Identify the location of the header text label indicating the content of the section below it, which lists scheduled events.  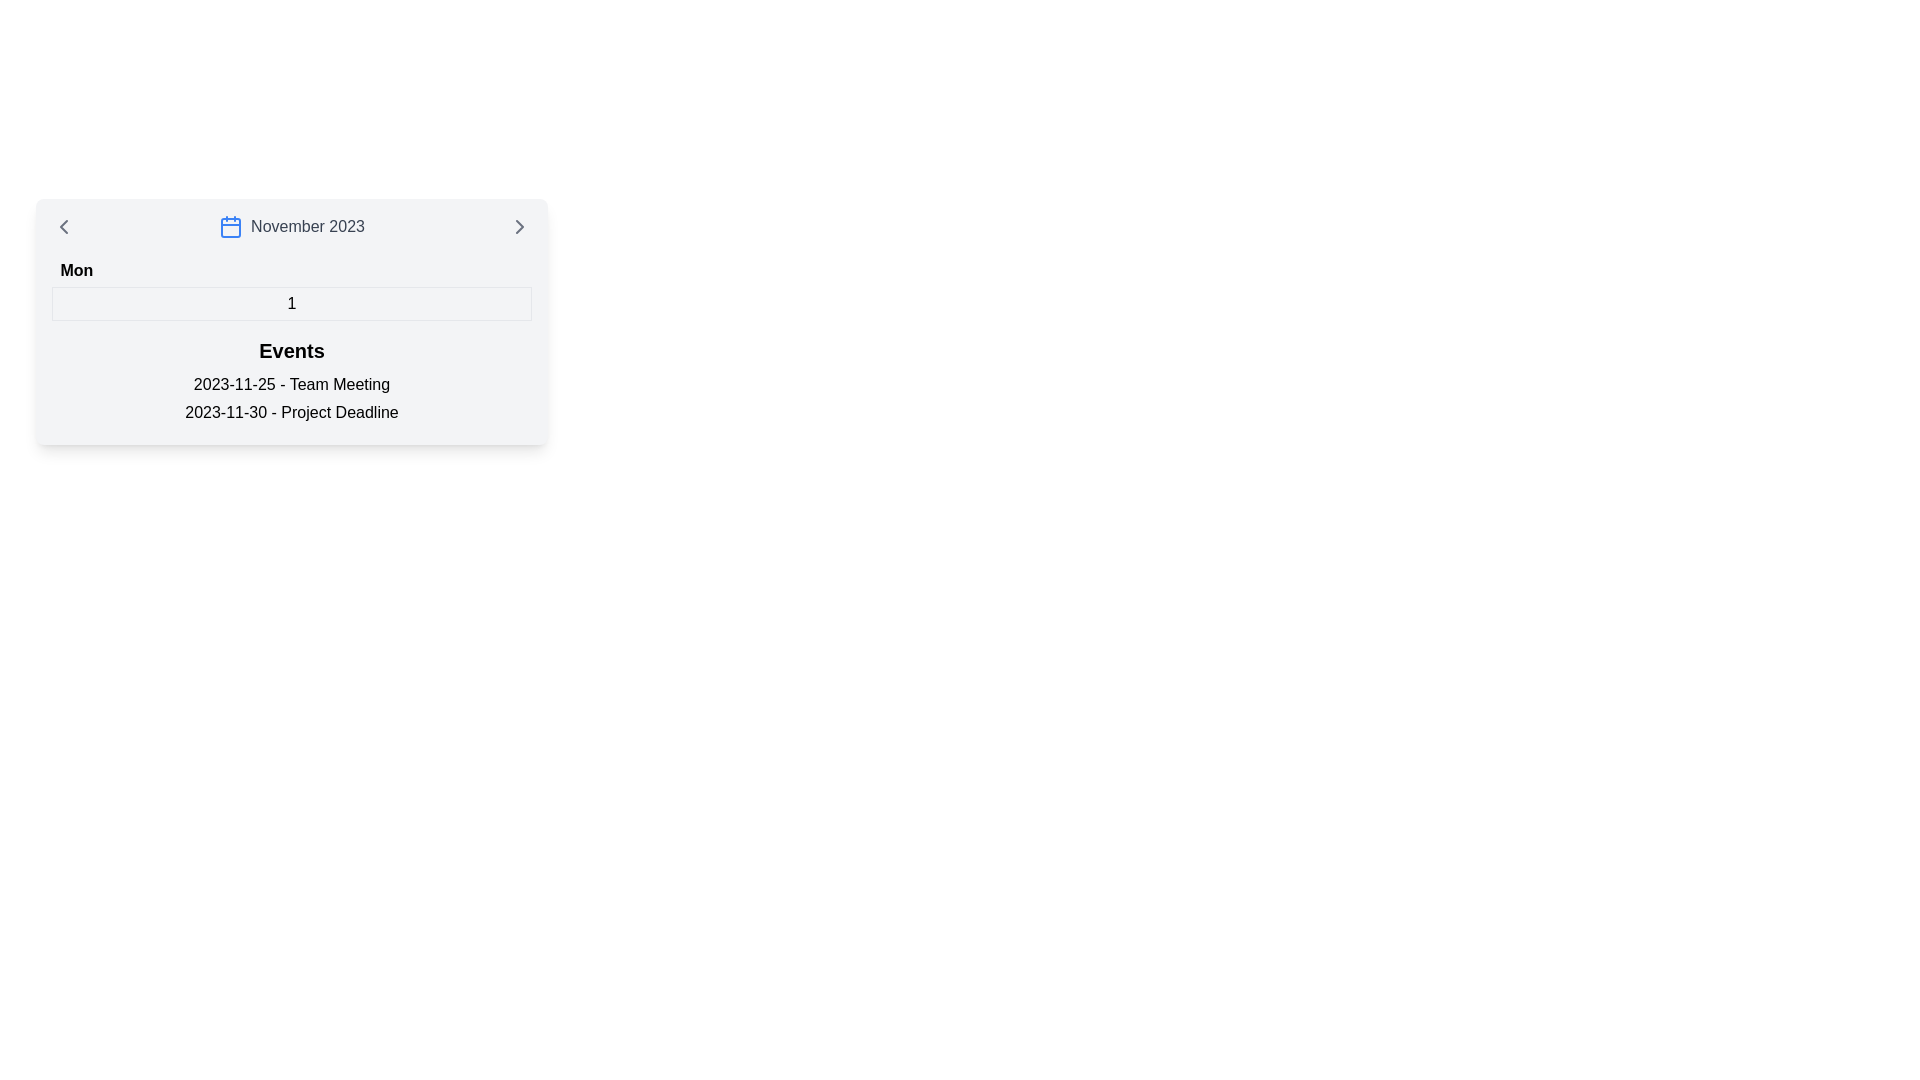
(291, 350).